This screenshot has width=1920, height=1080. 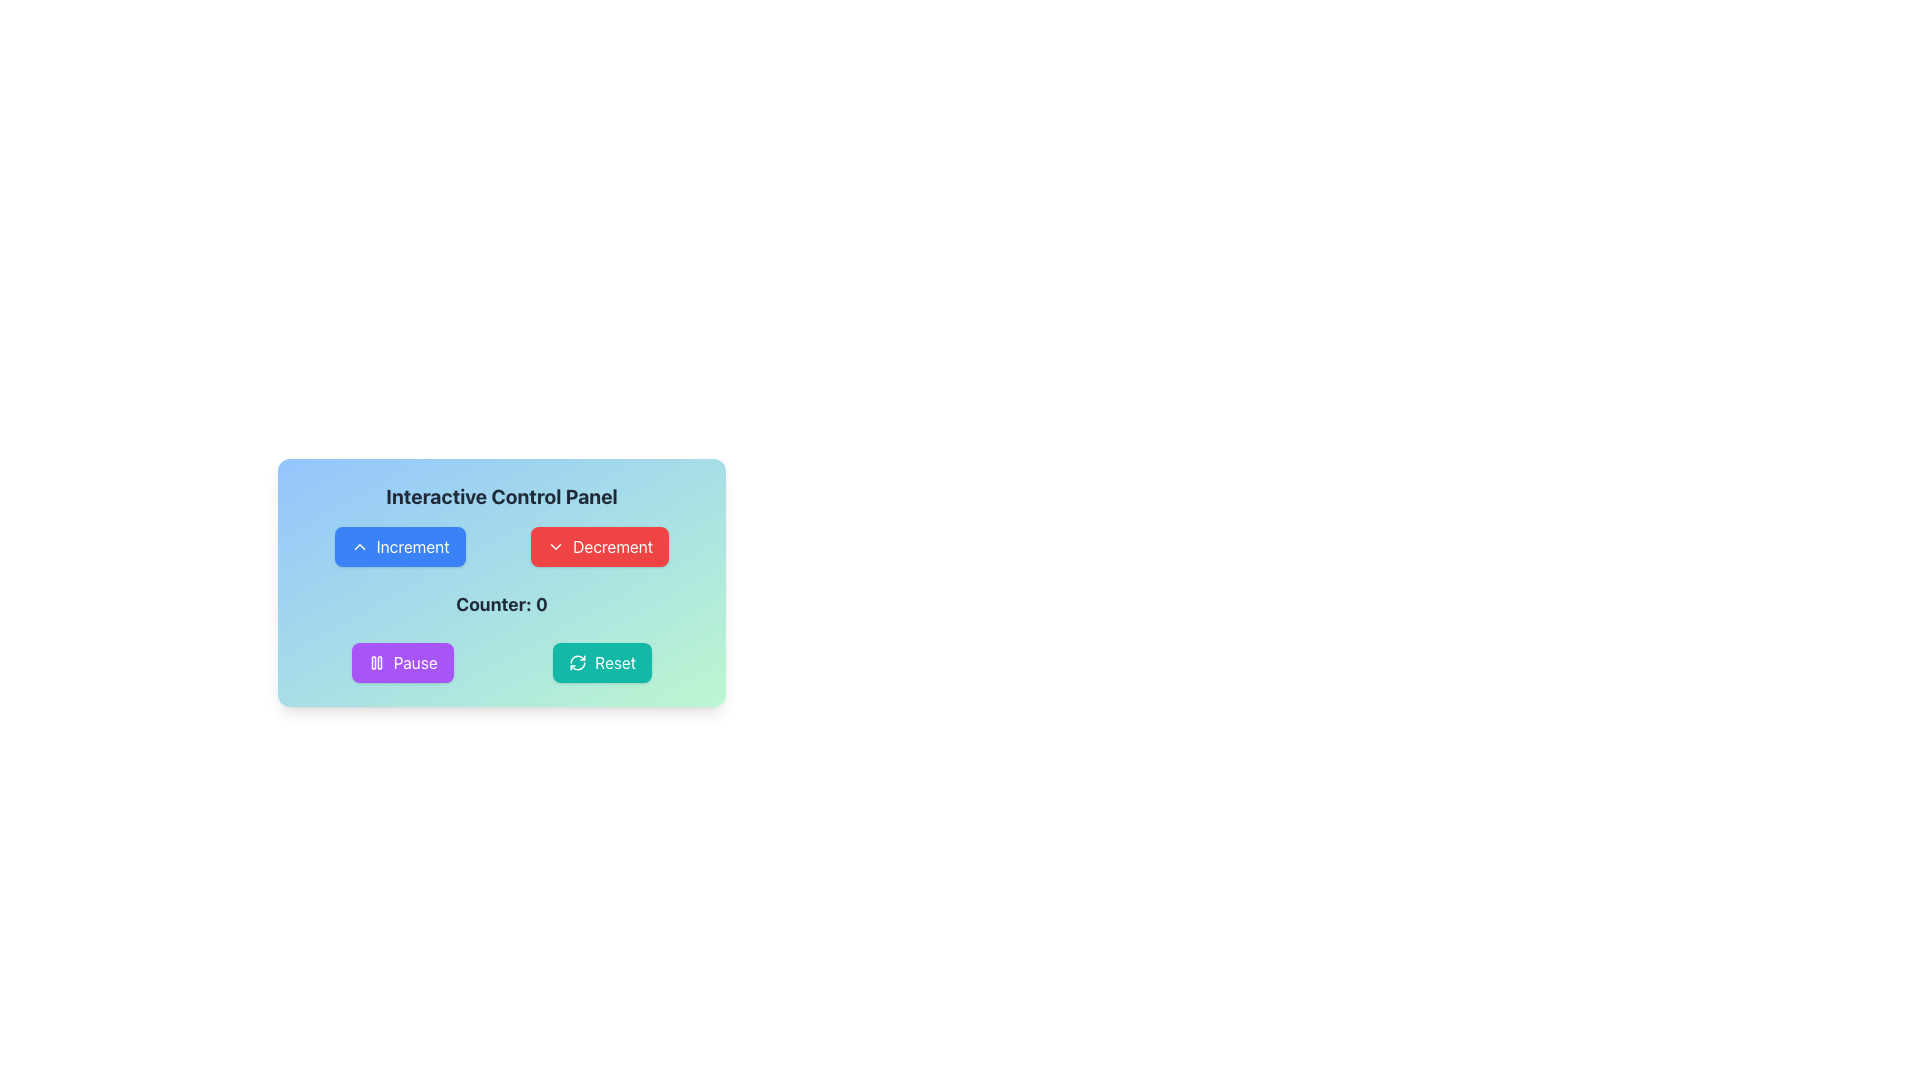 I want to click on the pause button located to the left of the 'Reset' button, so click(x=401, y=663).